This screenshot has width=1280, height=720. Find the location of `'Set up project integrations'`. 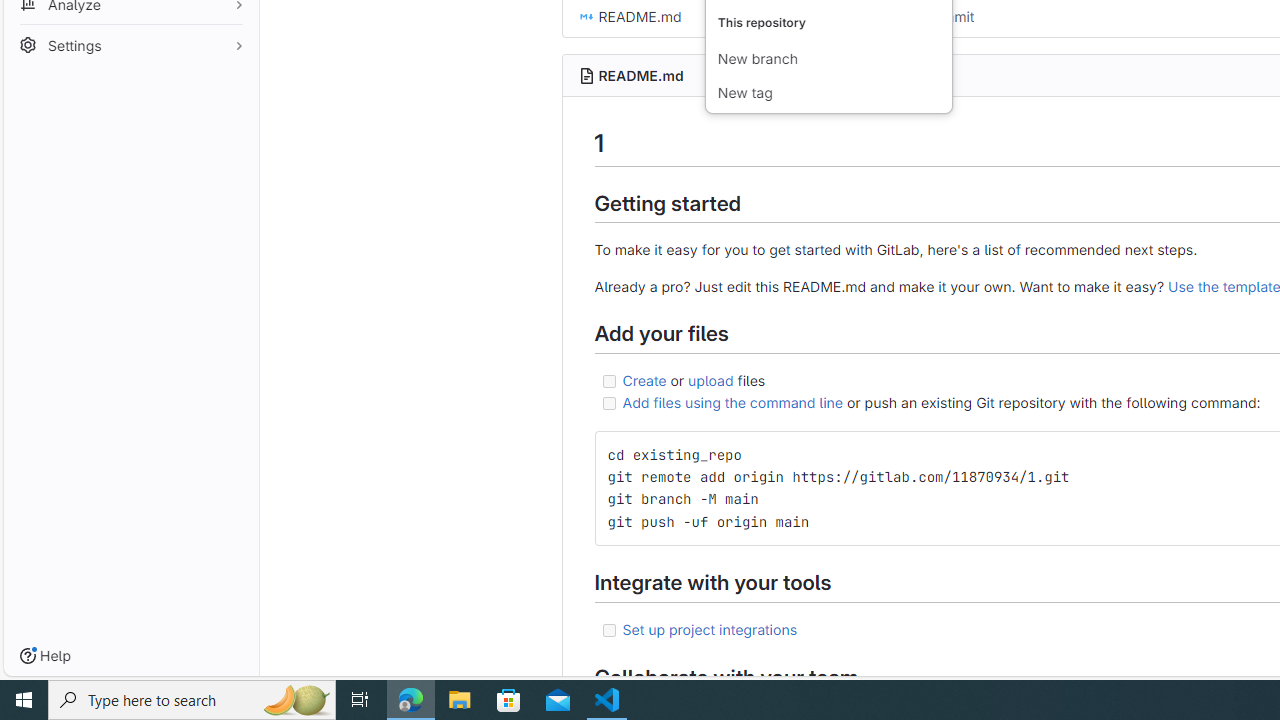

'Set up project integrations' is located at coordinates (709, 627).